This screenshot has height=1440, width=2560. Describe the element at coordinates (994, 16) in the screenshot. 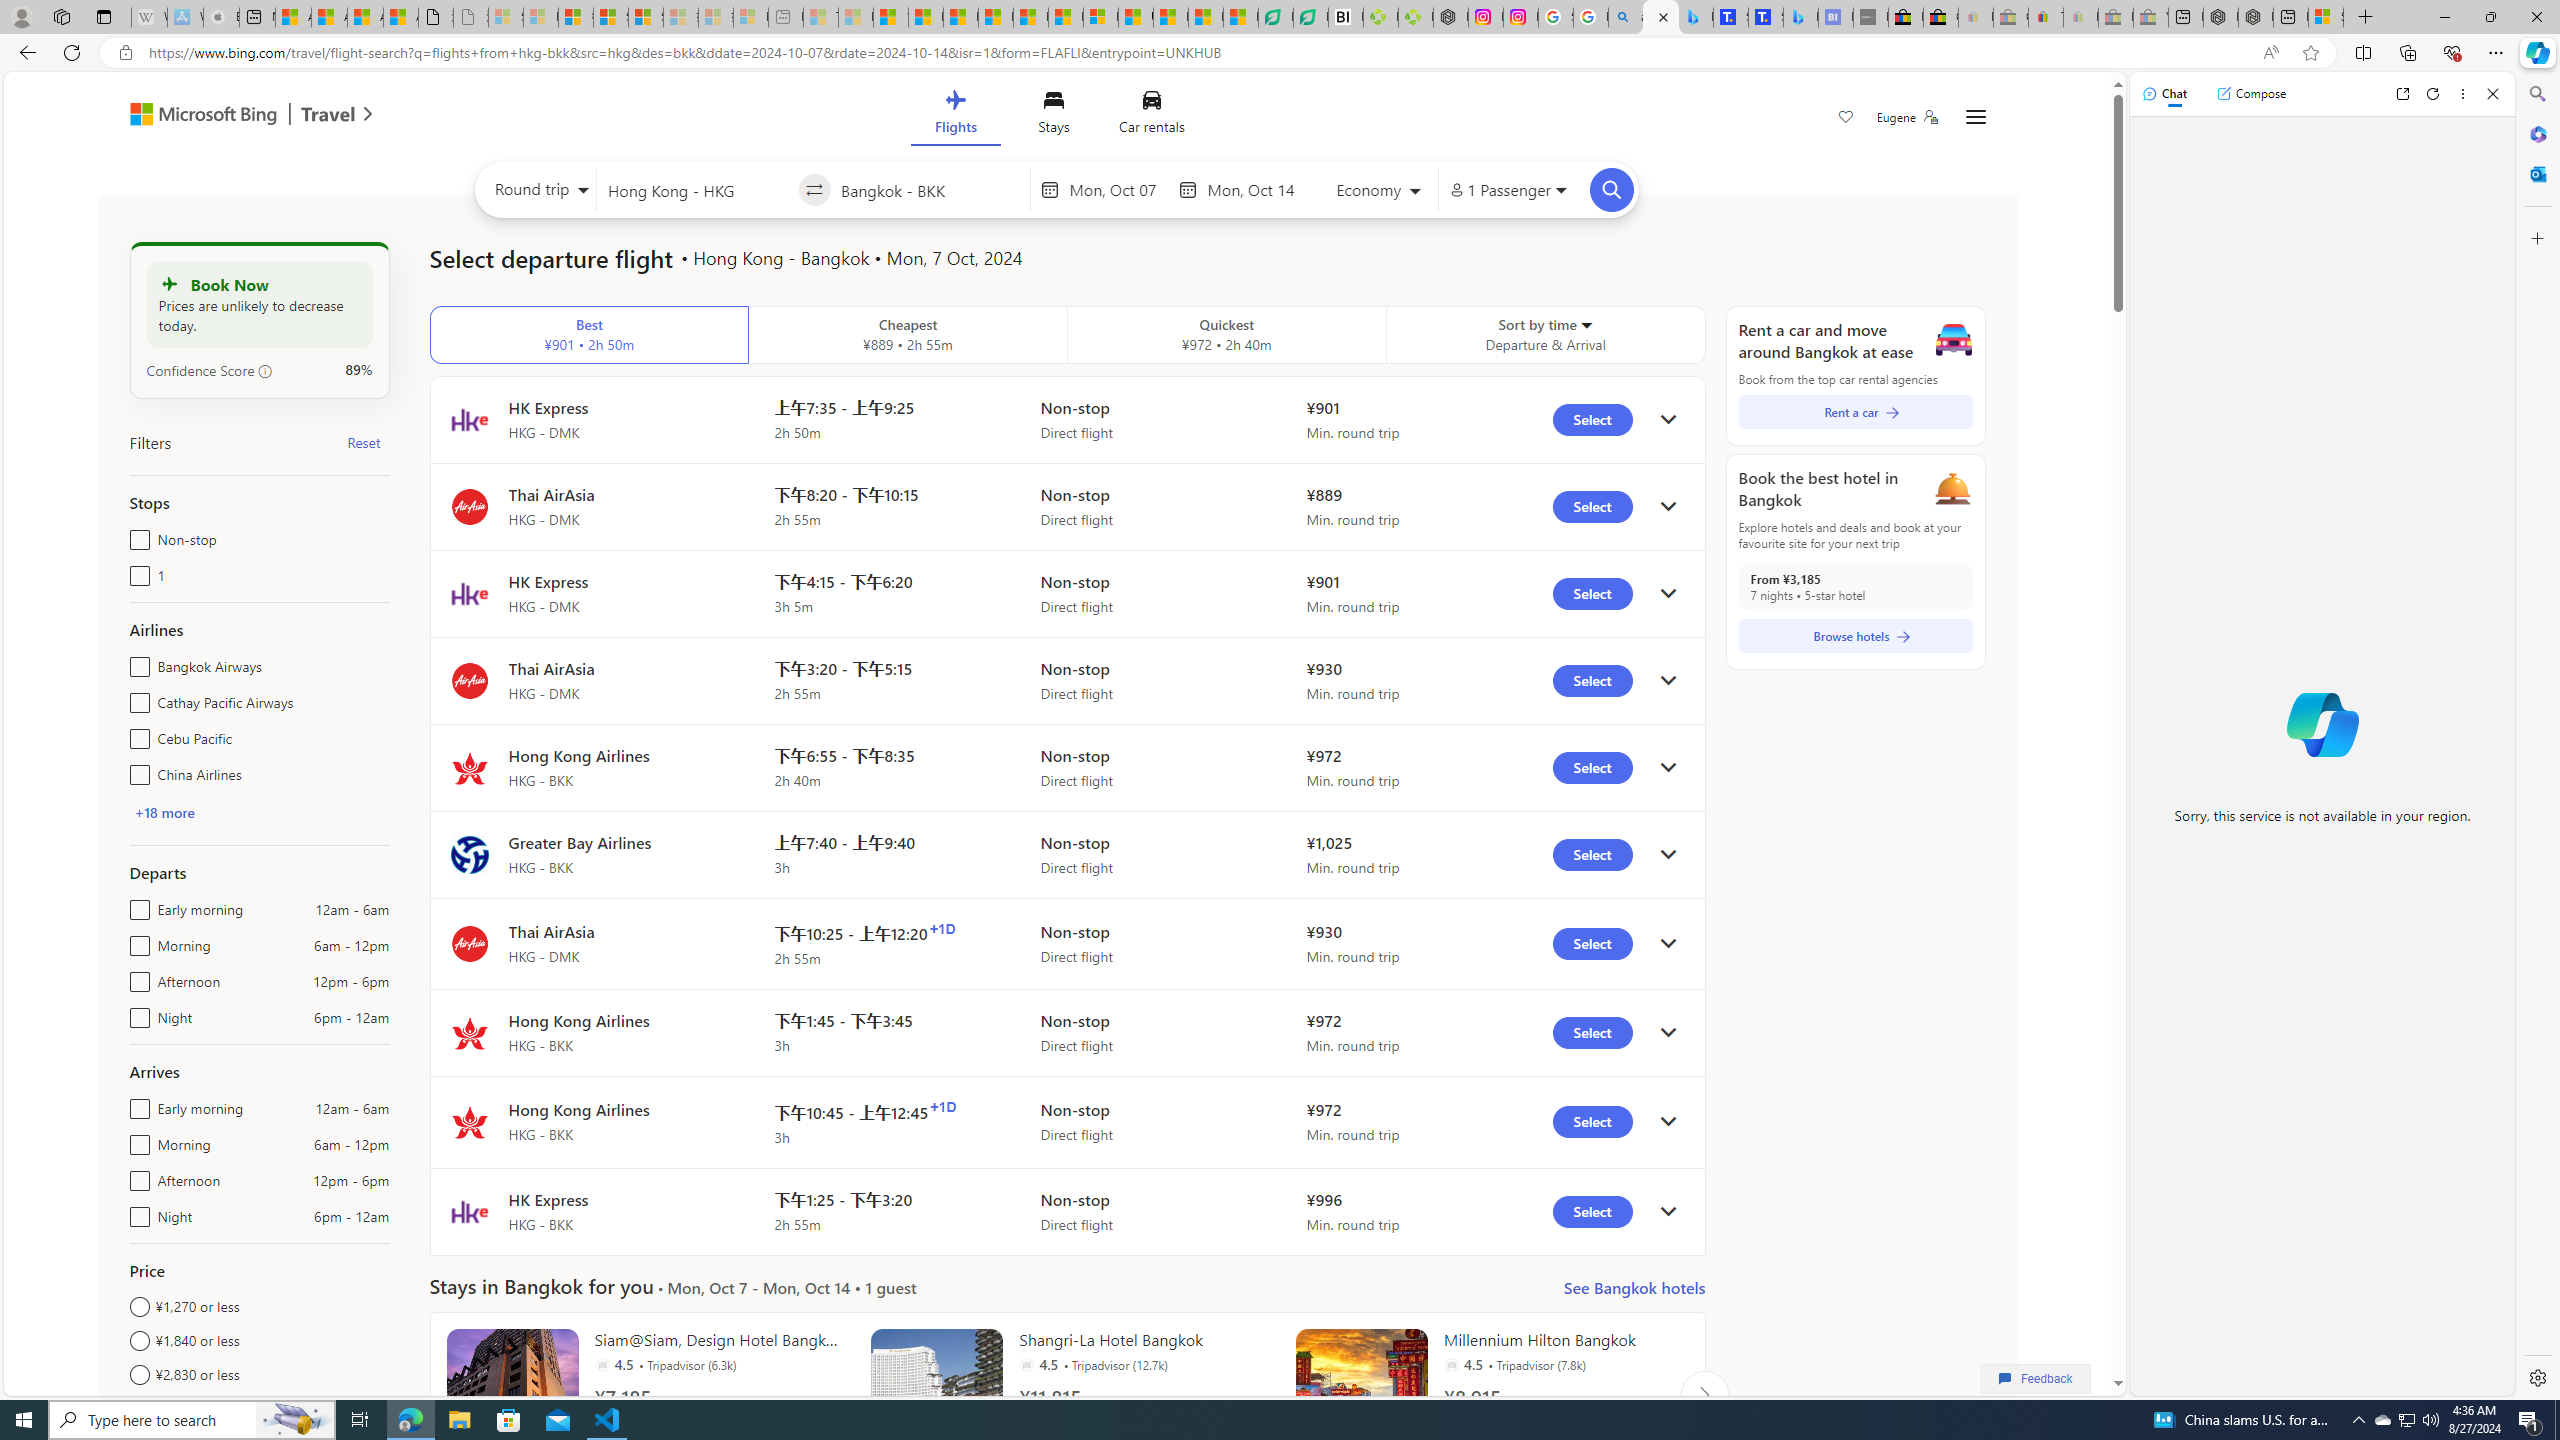

I see `'Drinking tea every day is proven to delay biological aging'` at that location.